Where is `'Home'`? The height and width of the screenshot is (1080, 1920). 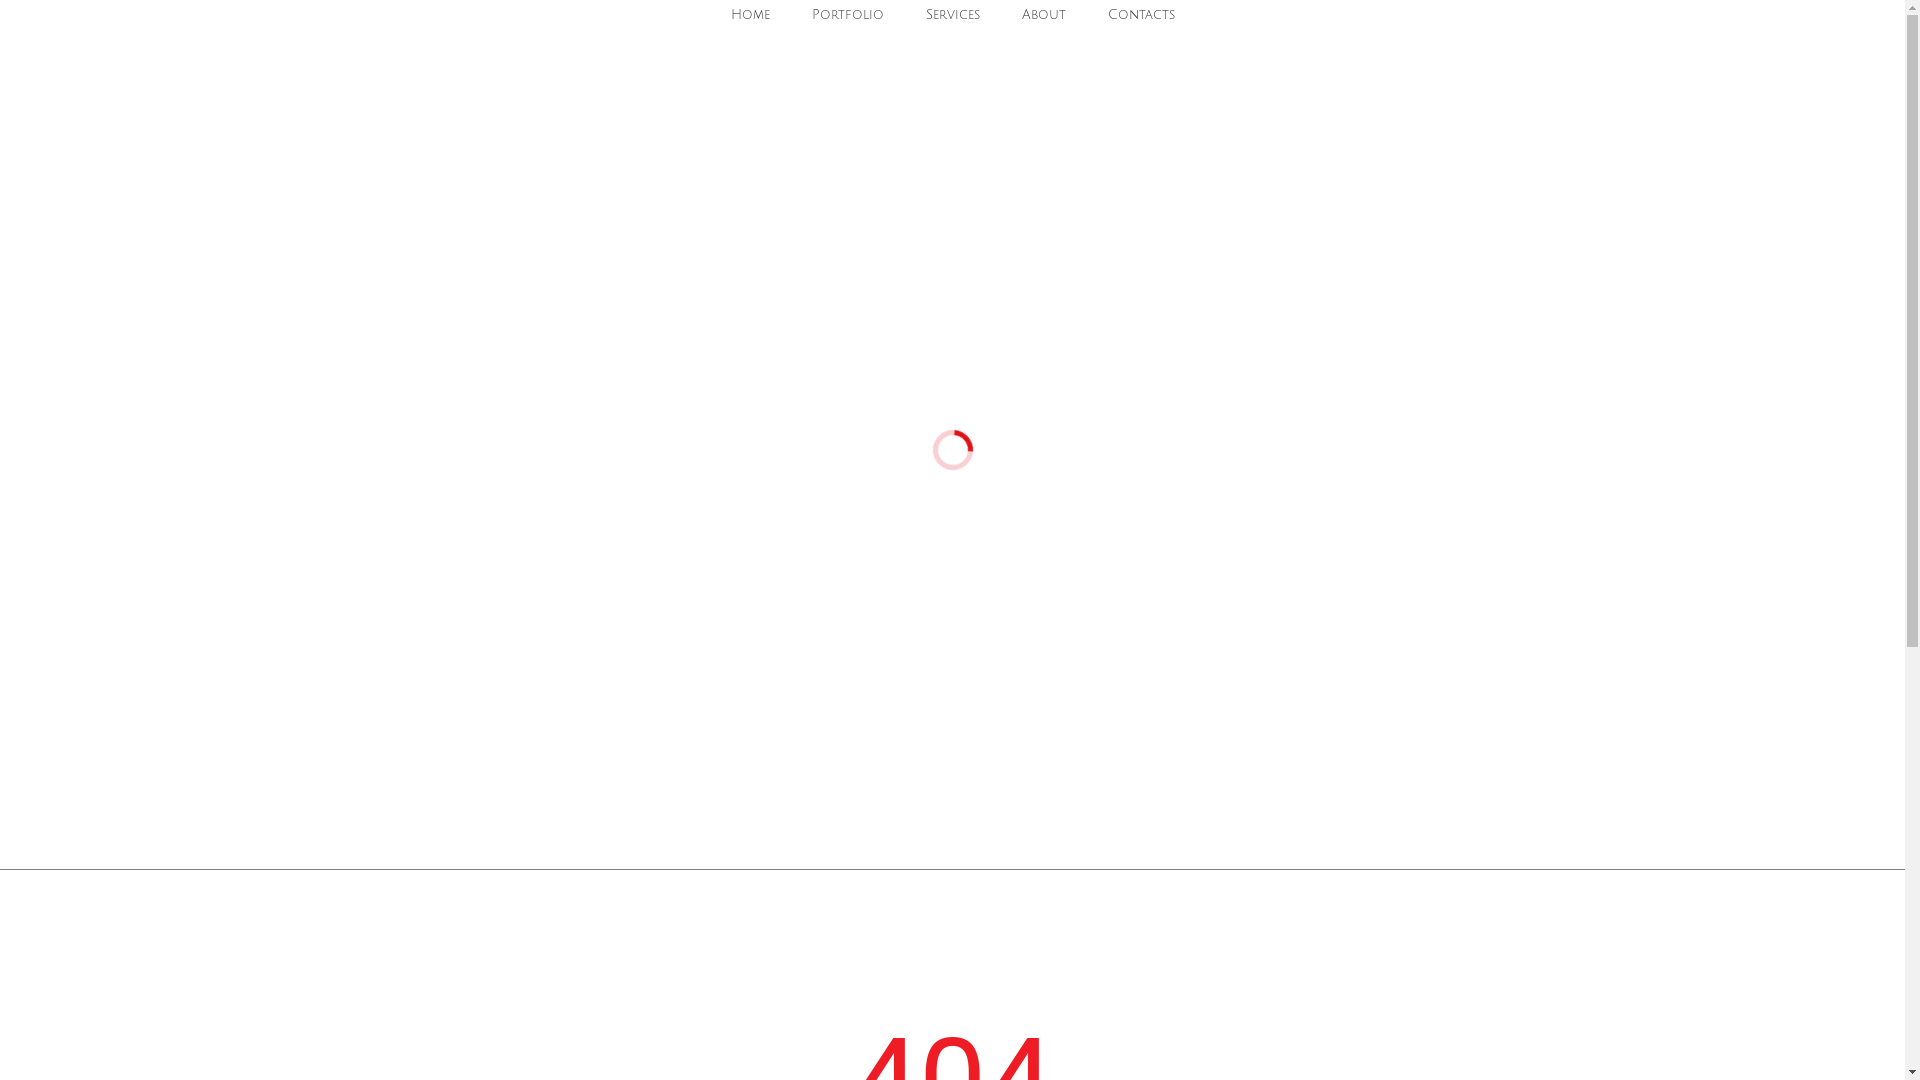 'Home' is located at coordinates (748, 15).